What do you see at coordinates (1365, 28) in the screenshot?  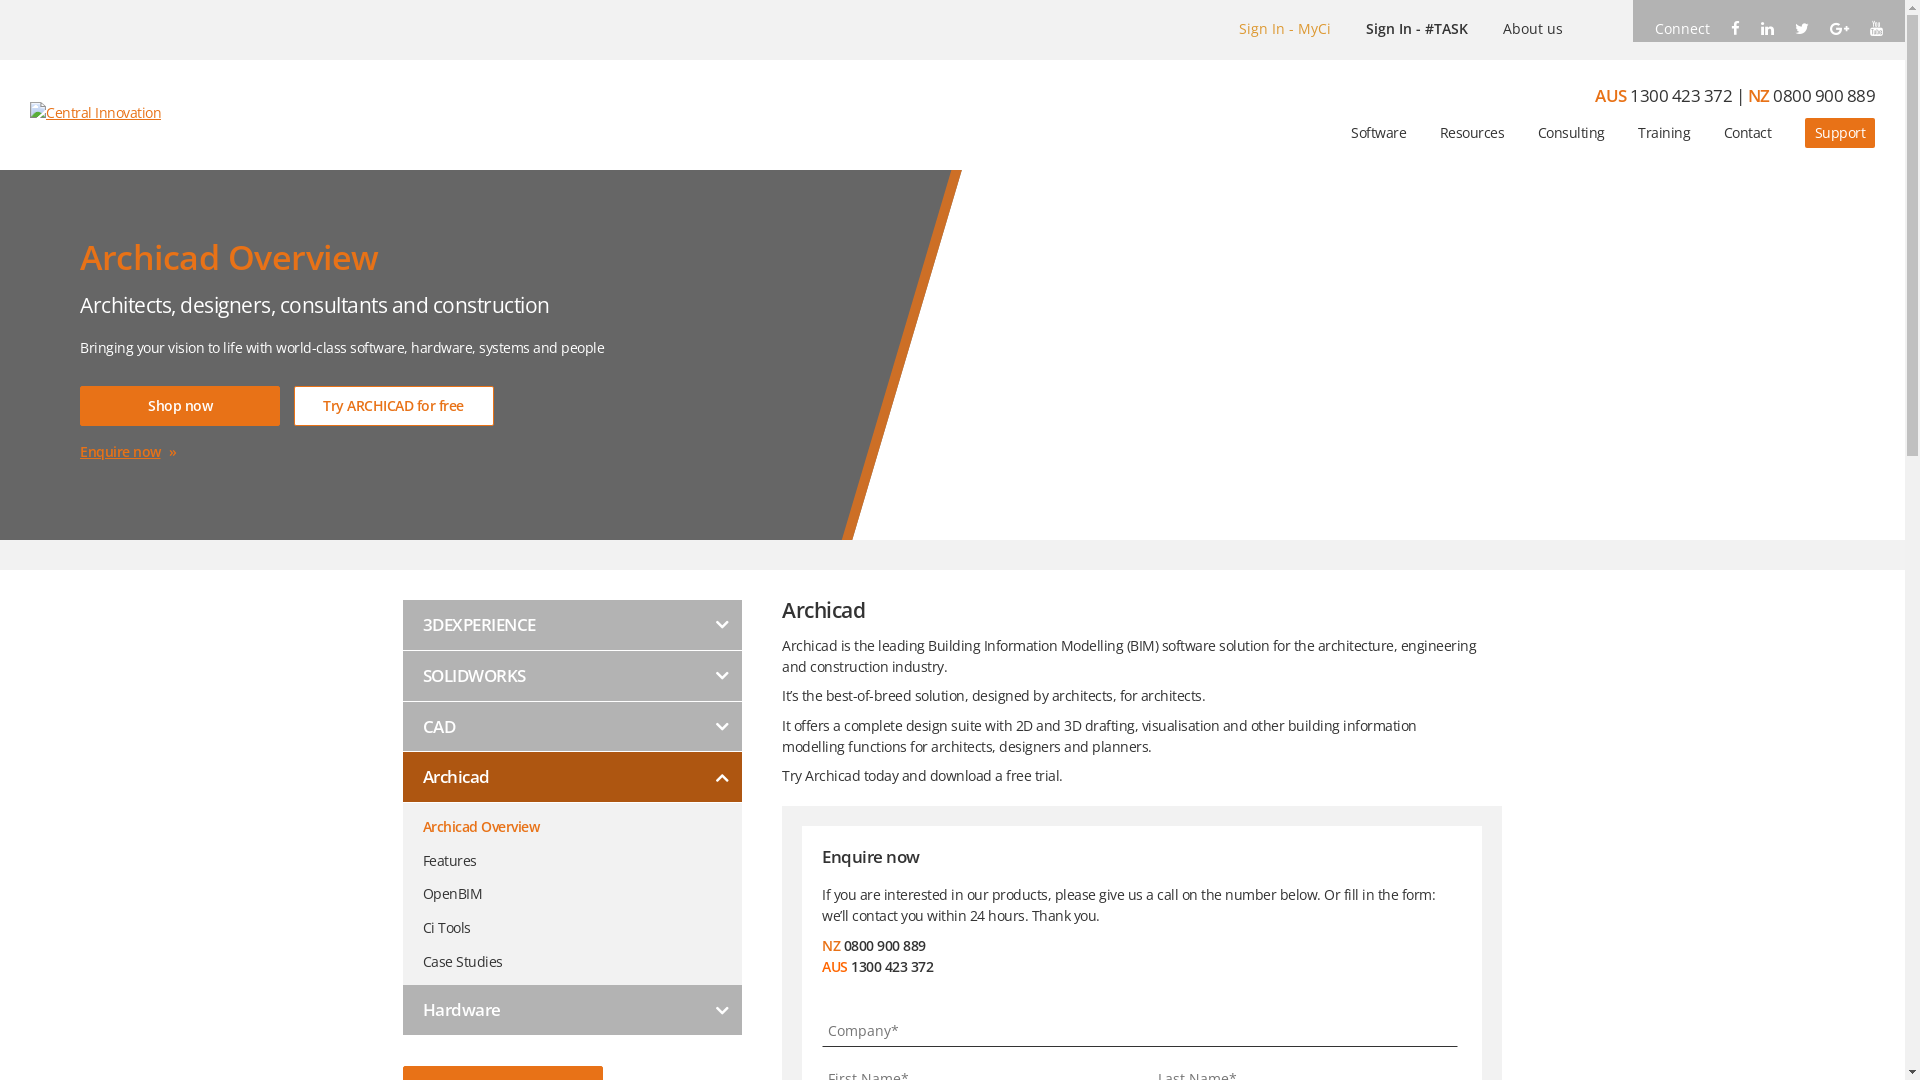 I see `'Sign In - #TASK'` at bounding box center [1365, 28].